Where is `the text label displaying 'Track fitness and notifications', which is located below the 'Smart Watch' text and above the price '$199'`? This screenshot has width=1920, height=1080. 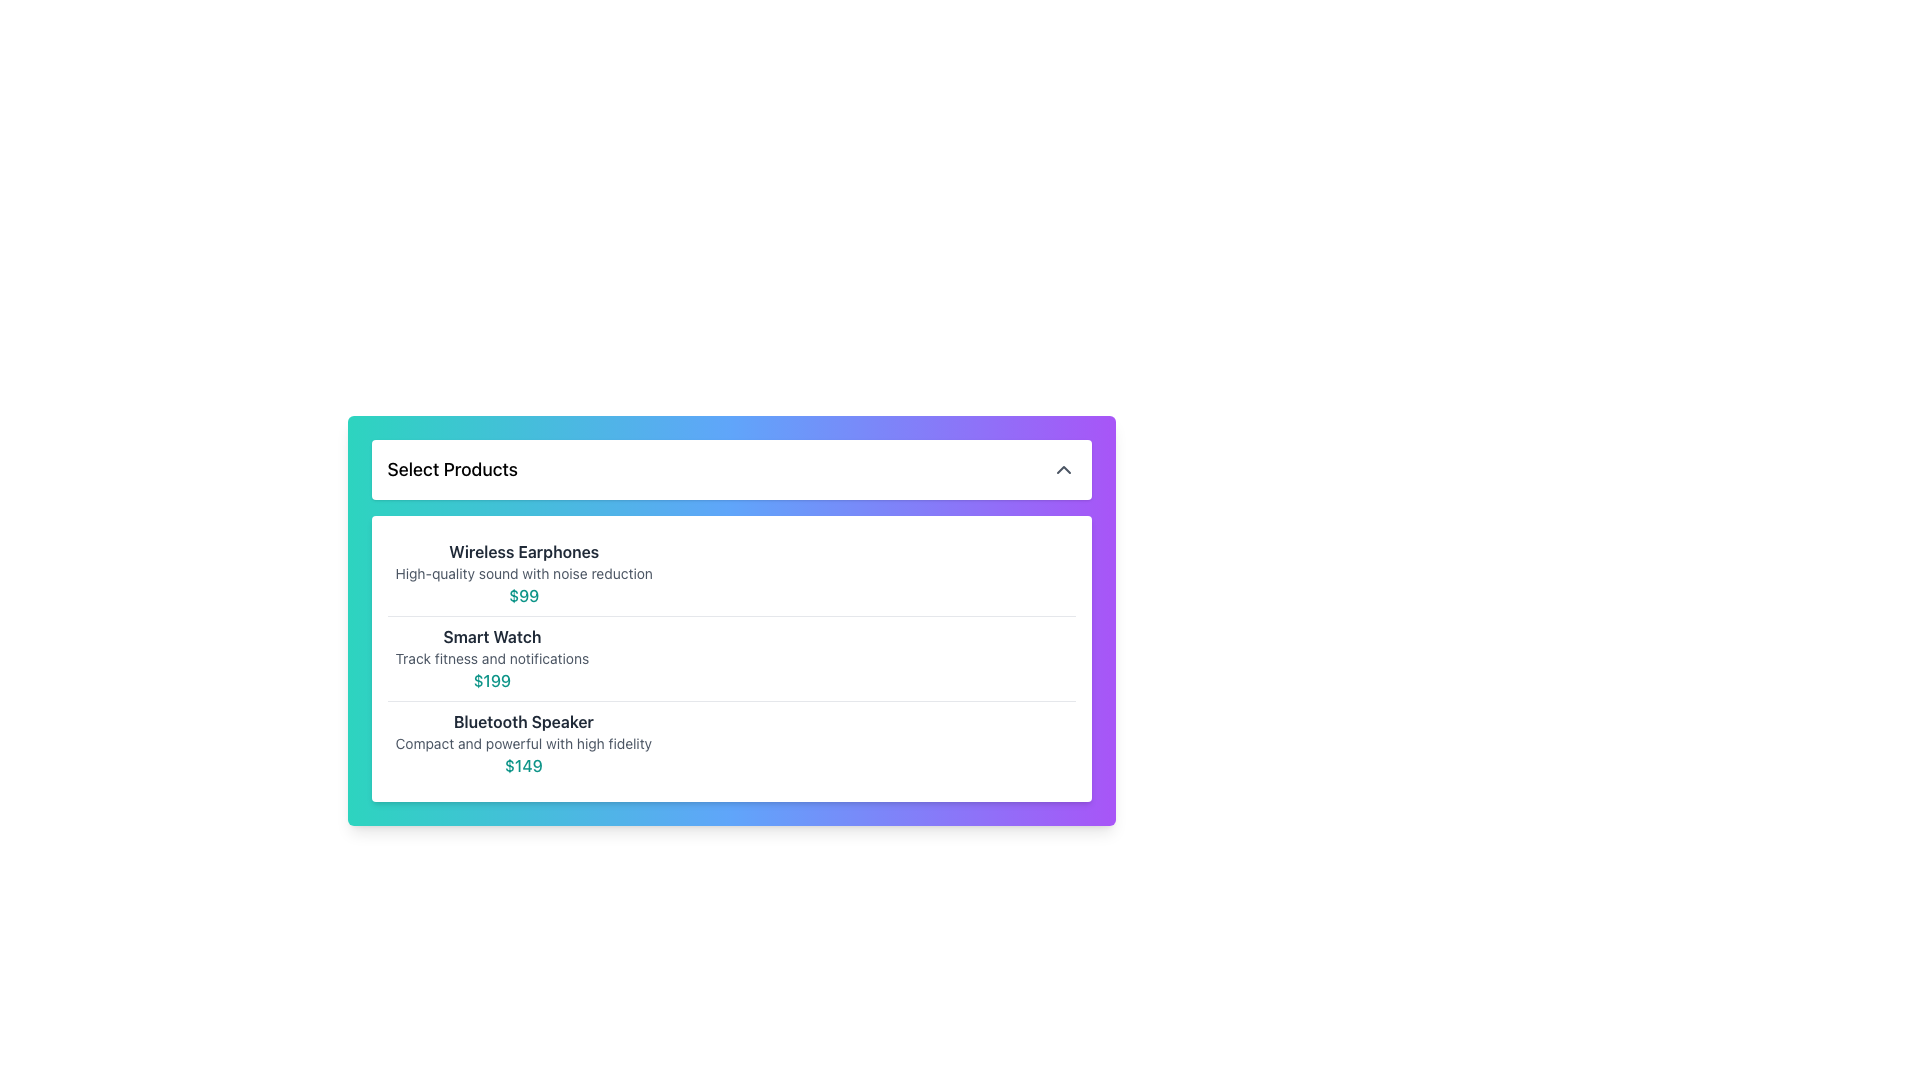
the text label displaying 'Track fitness and notifications', which is located below the 'Smart Watch' text and above the price '$199' is located at coordinates (492, 659).